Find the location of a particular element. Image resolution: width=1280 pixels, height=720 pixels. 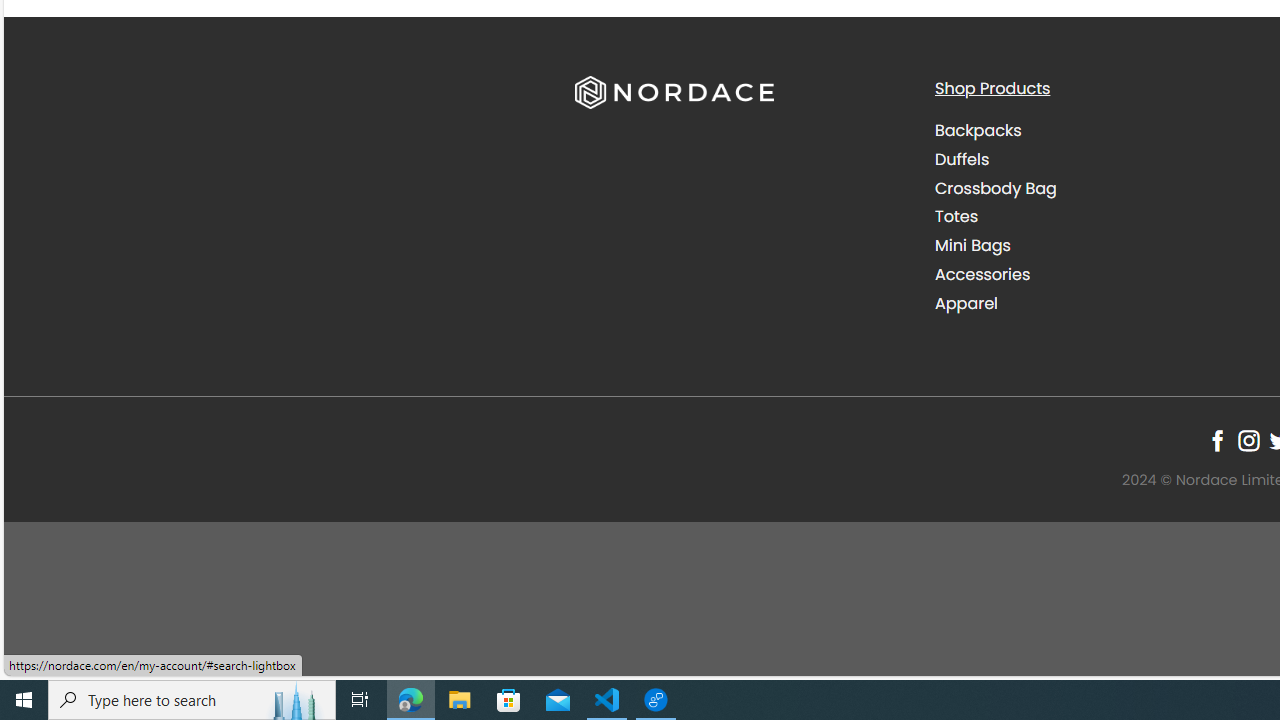

'Duffels' is located at coordinates (1098, 158).